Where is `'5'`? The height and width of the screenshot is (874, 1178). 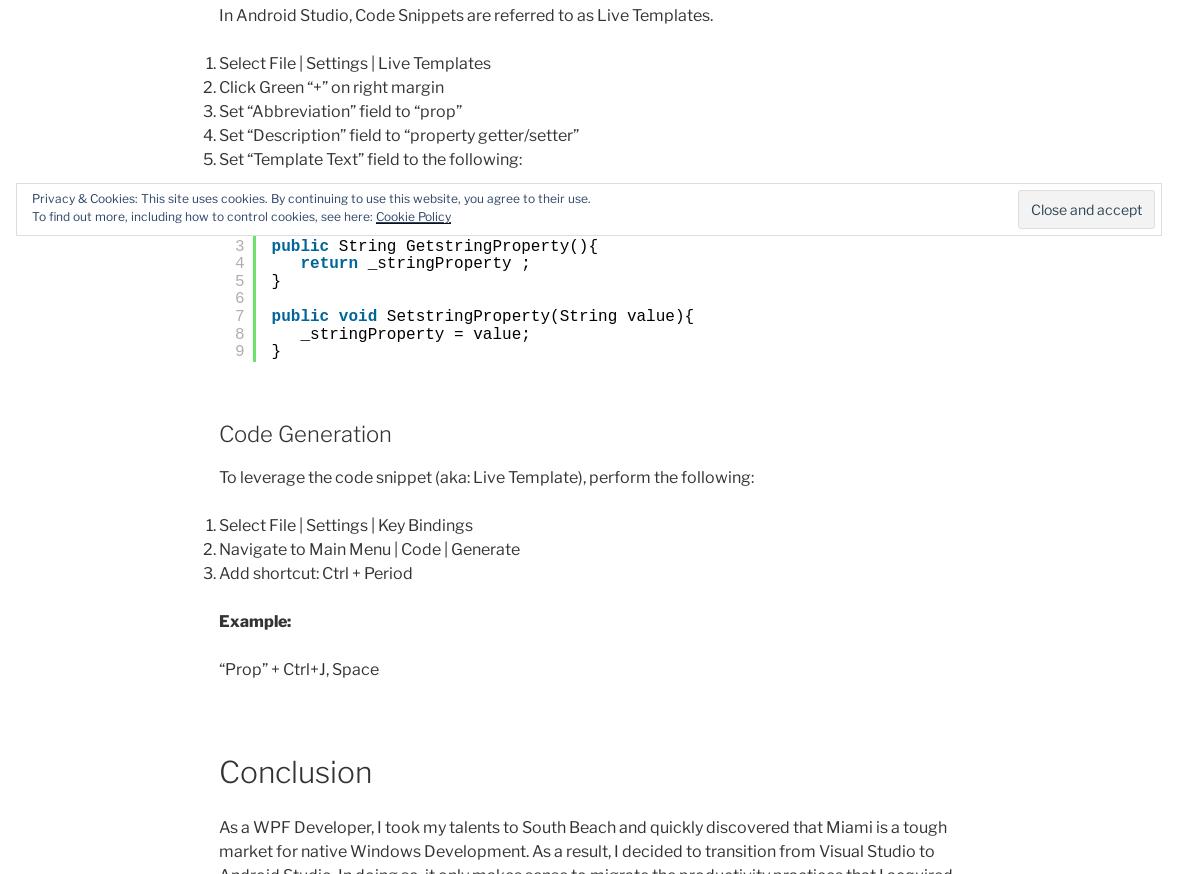 '5' is located at coordinates (238, 280).